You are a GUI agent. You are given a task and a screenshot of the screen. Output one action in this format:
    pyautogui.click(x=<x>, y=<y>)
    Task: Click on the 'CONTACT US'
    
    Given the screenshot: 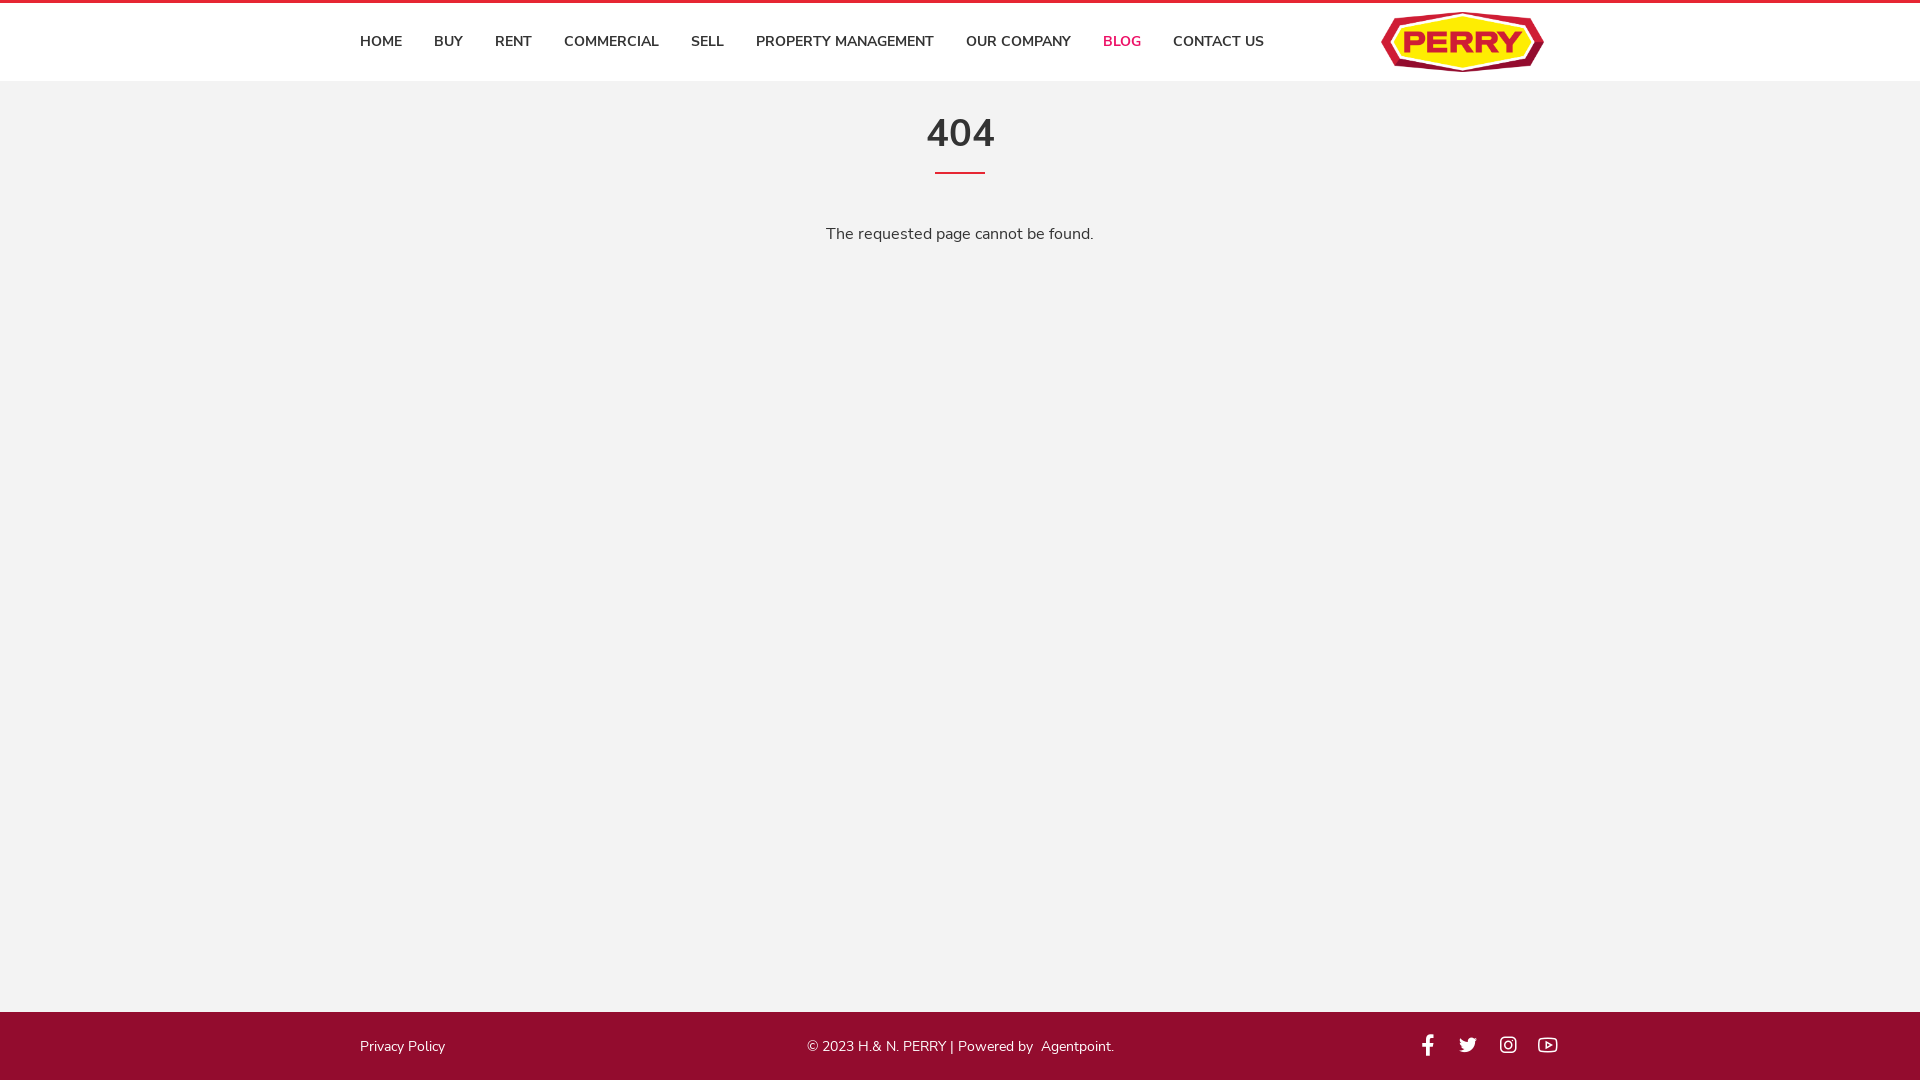 What is the action you would take?
    pyautogui.click(x=1217, y=42)
    